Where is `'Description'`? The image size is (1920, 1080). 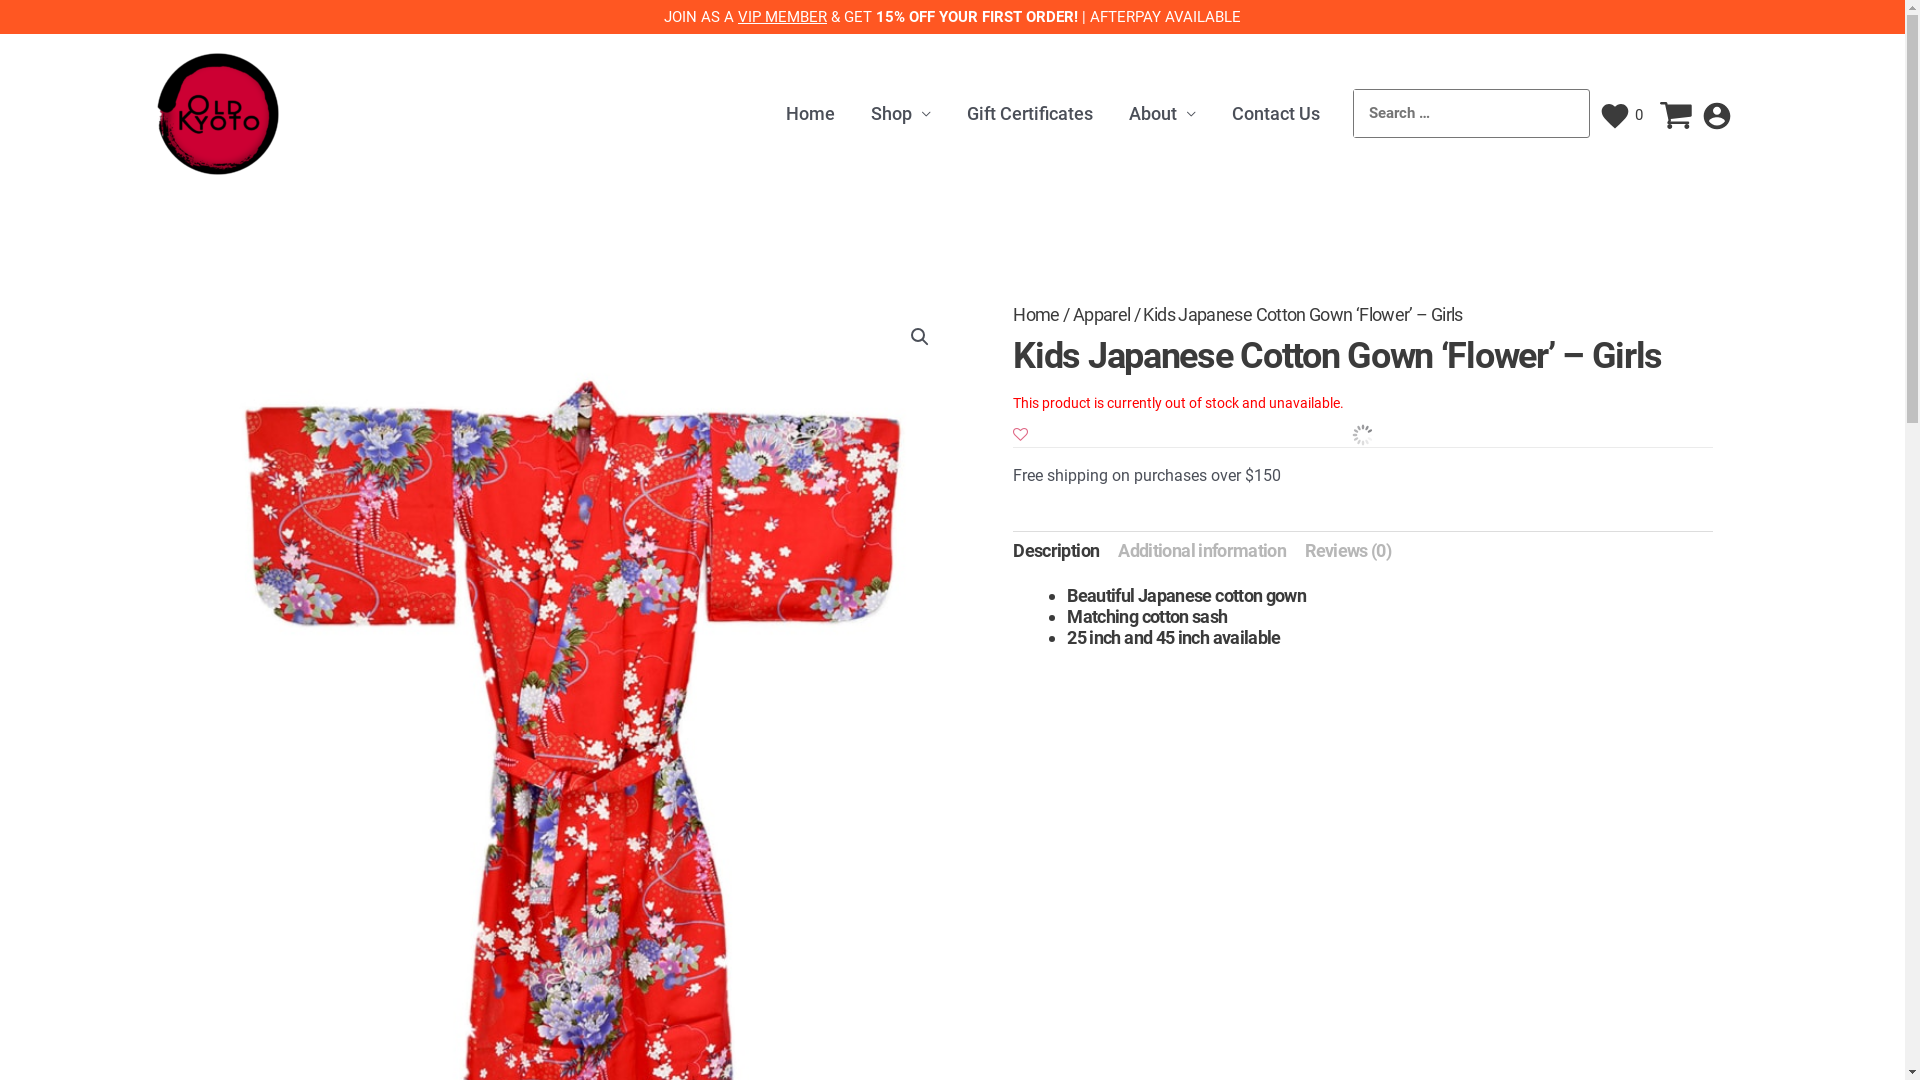
'Description' is located at coordinates (1055, 550).